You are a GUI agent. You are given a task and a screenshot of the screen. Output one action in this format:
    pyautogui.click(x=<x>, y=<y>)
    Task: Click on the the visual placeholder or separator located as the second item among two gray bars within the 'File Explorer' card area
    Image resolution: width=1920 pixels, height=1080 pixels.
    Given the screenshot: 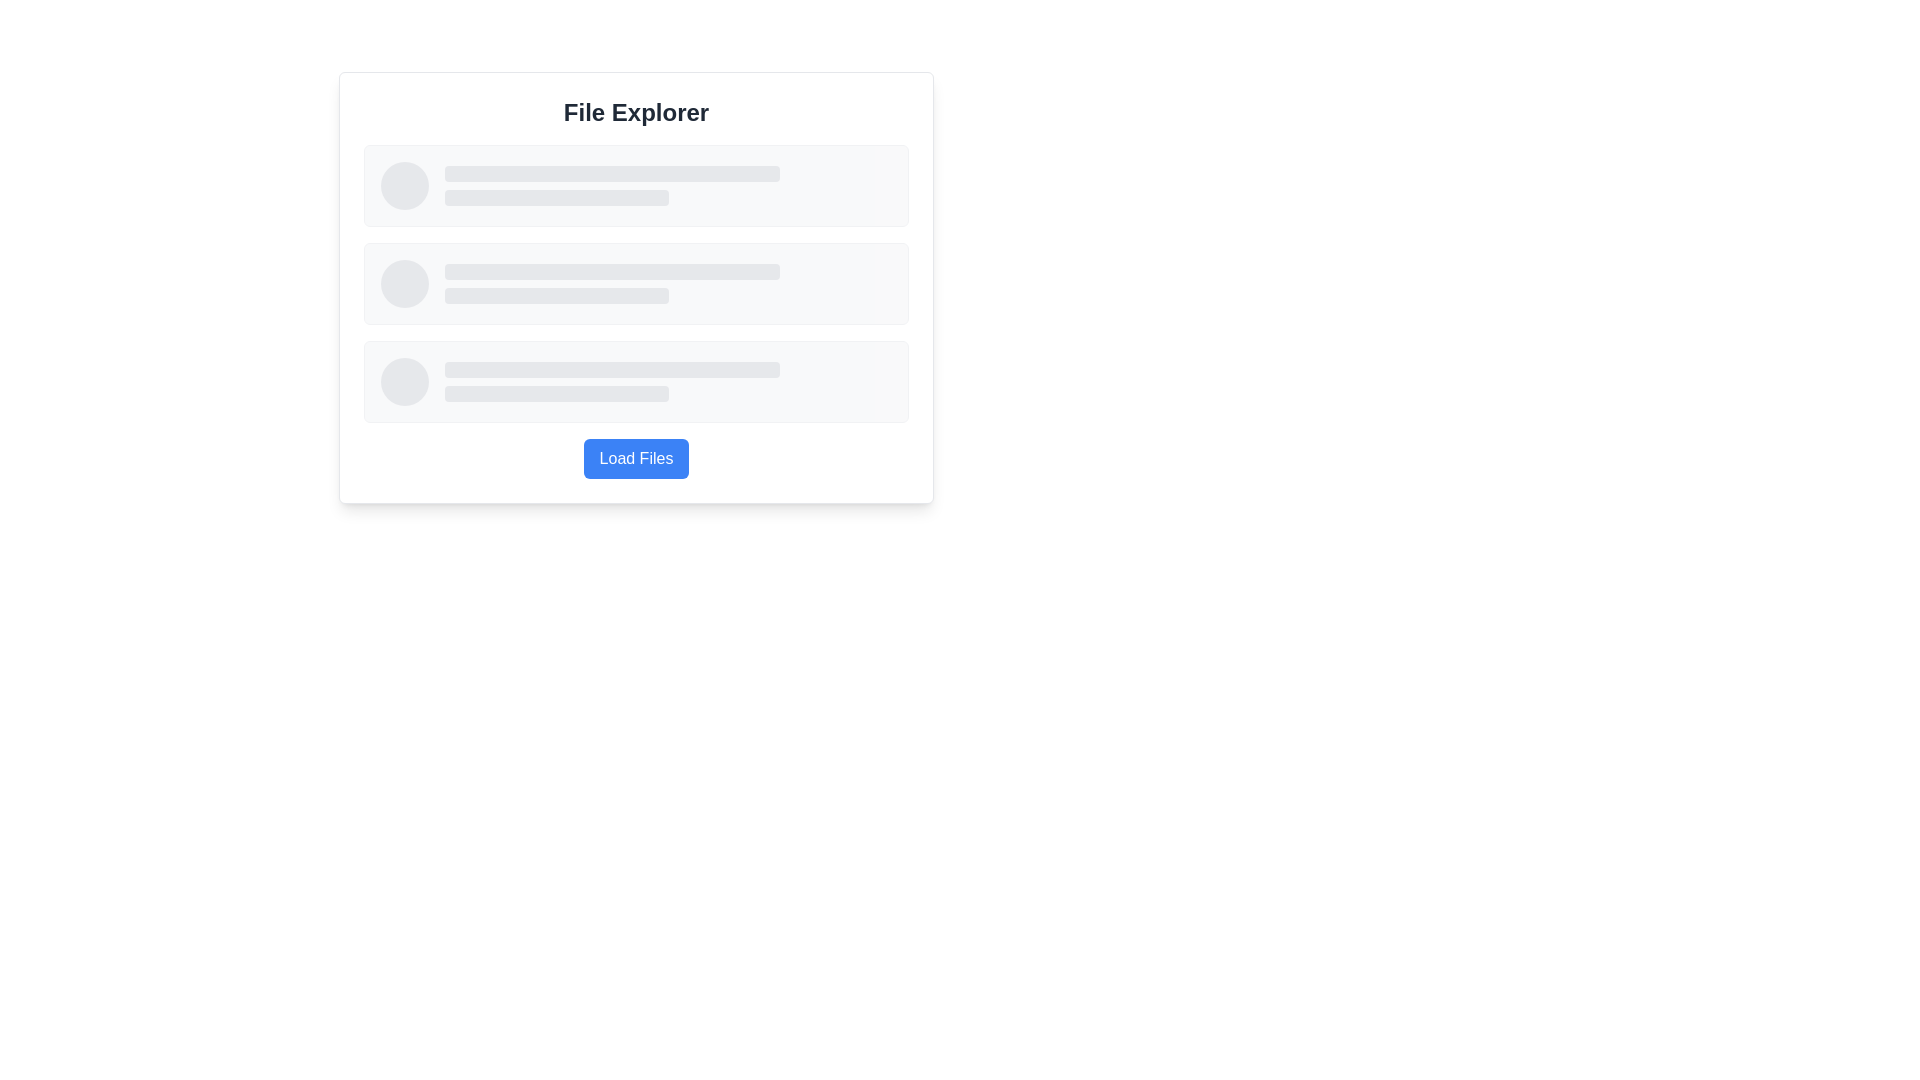 What is the action you would take?
    pyautogui.click(x=556, y=393)
    